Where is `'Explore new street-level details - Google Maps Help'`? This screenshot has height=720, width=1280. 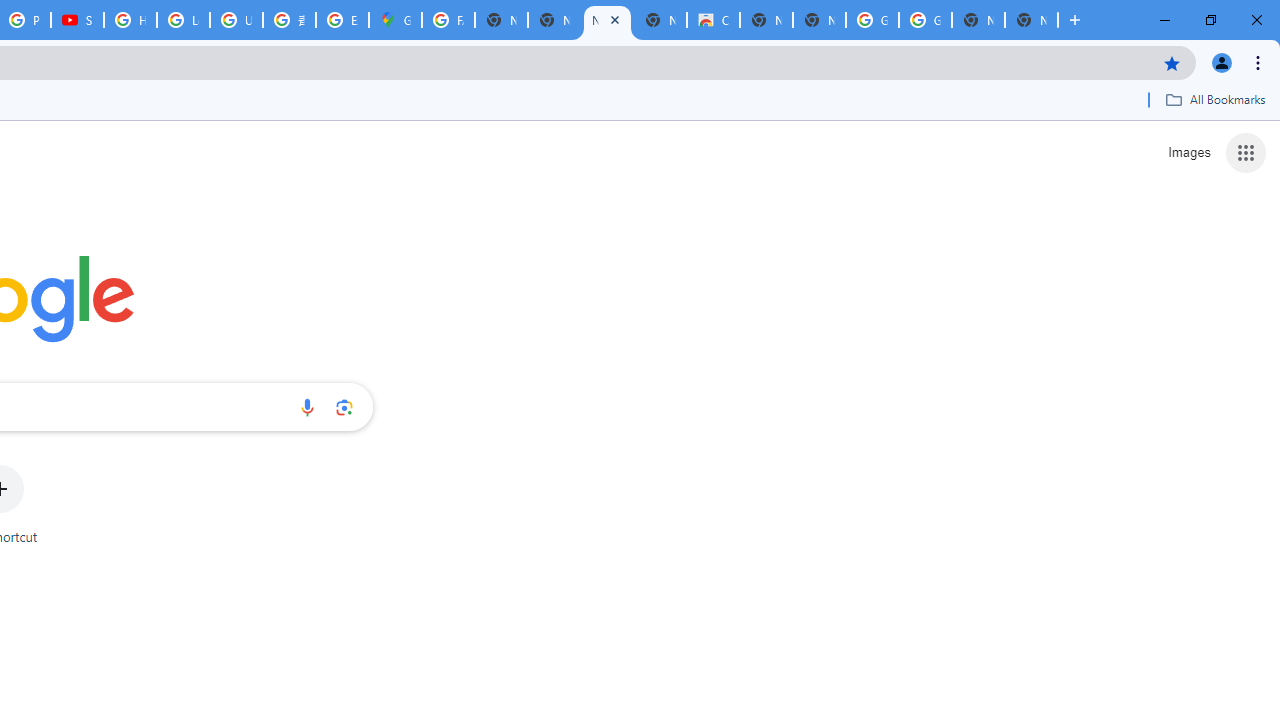
'Explore new street-level details - Google Maps Help' is located at coordinates (342, 20).